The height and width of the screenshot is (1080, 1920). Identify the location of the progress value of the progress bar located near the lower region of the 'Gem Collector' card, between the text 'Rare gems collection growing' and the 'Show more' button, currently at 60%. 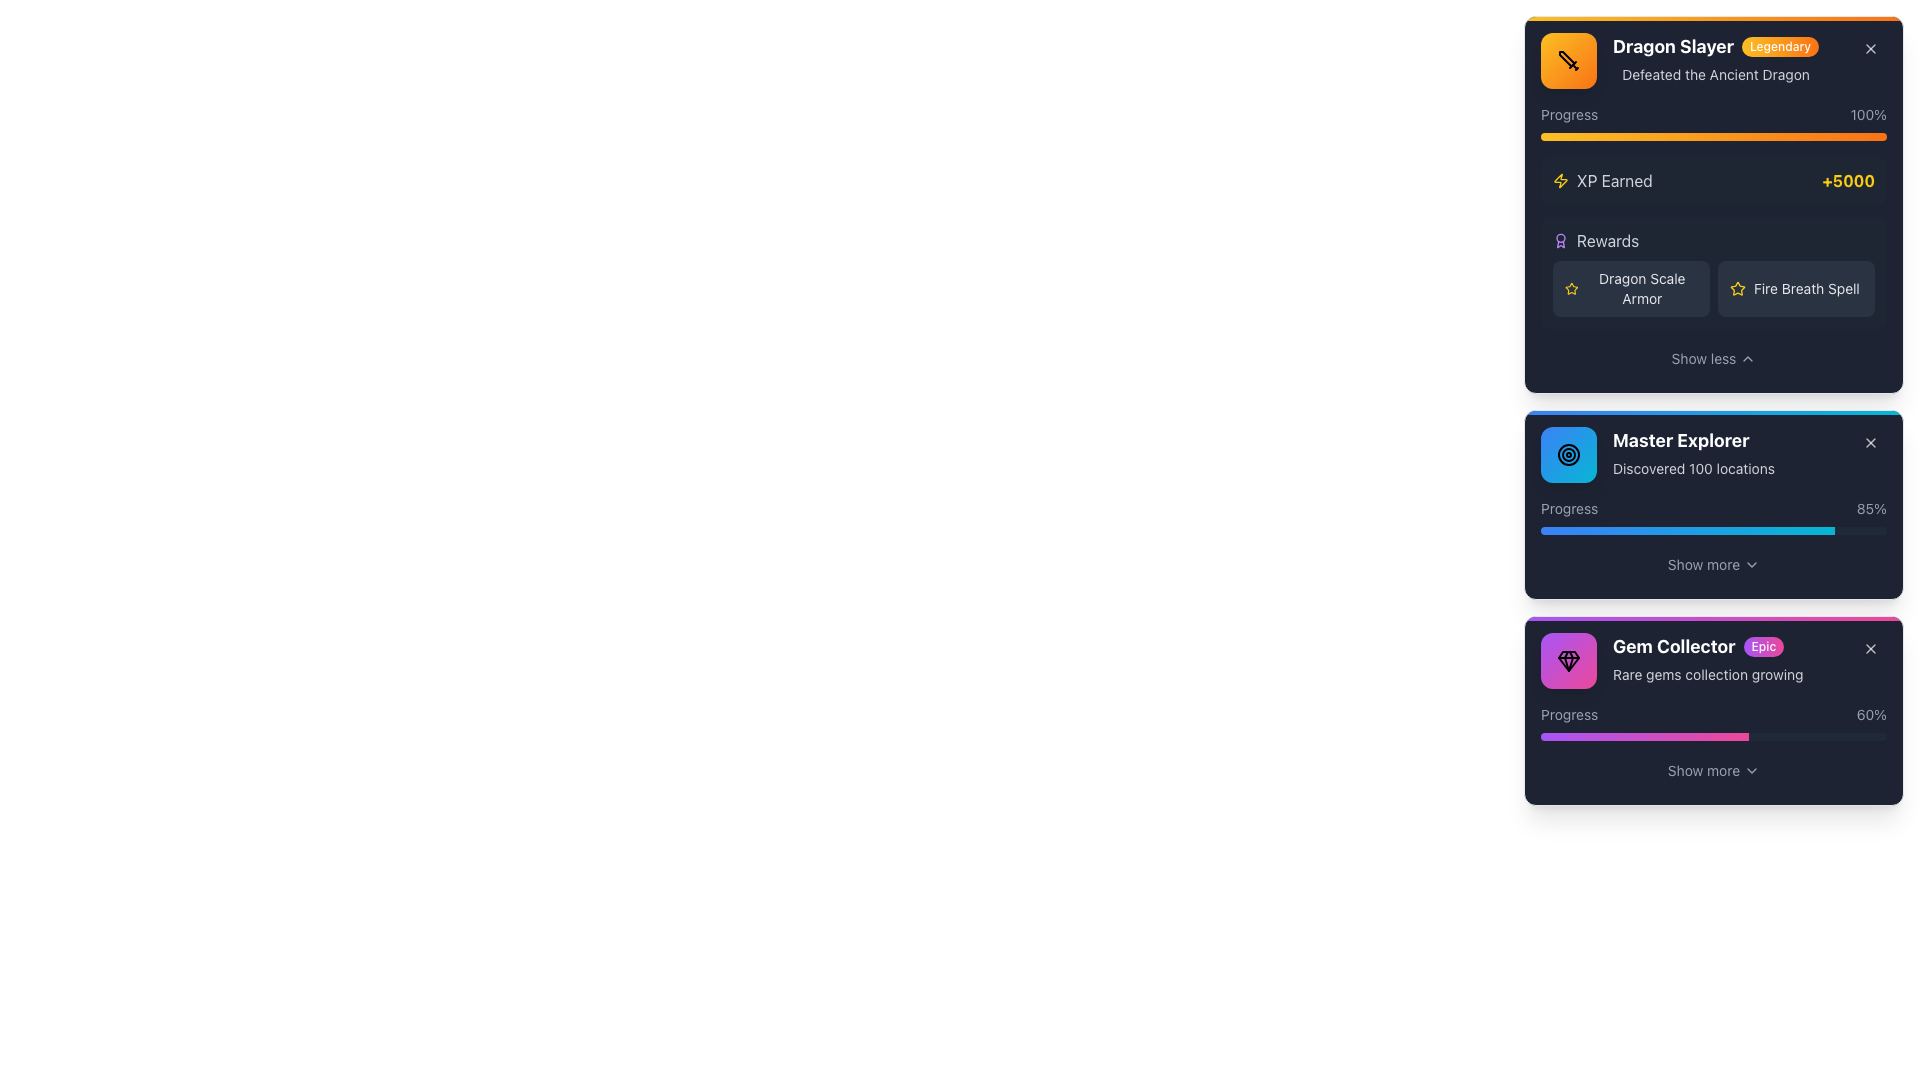
(1712, 722).